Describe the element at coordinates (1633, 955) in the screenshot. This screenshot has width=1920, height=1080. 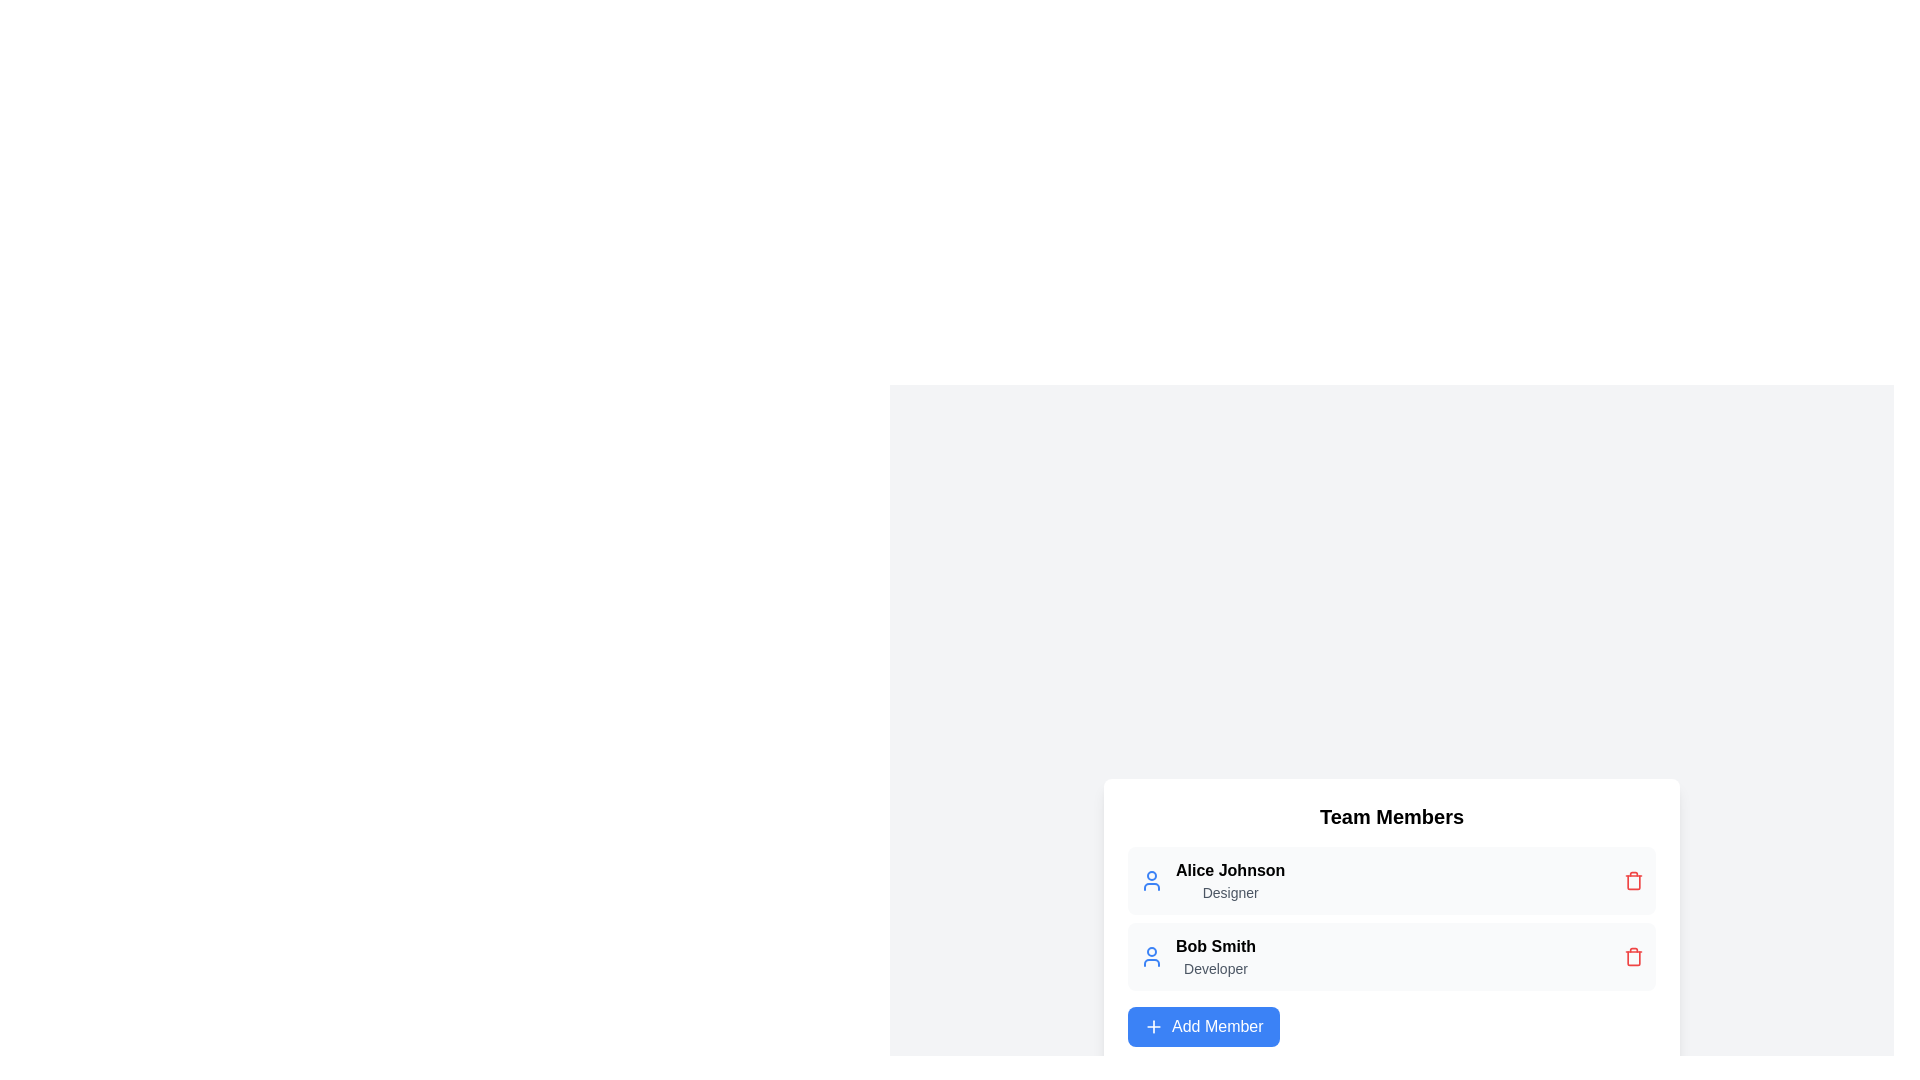
I see `the red trash can button that signifies delete action, located at the right end of the row for user 'Bob Smith', to observe its hover effect` at that location.